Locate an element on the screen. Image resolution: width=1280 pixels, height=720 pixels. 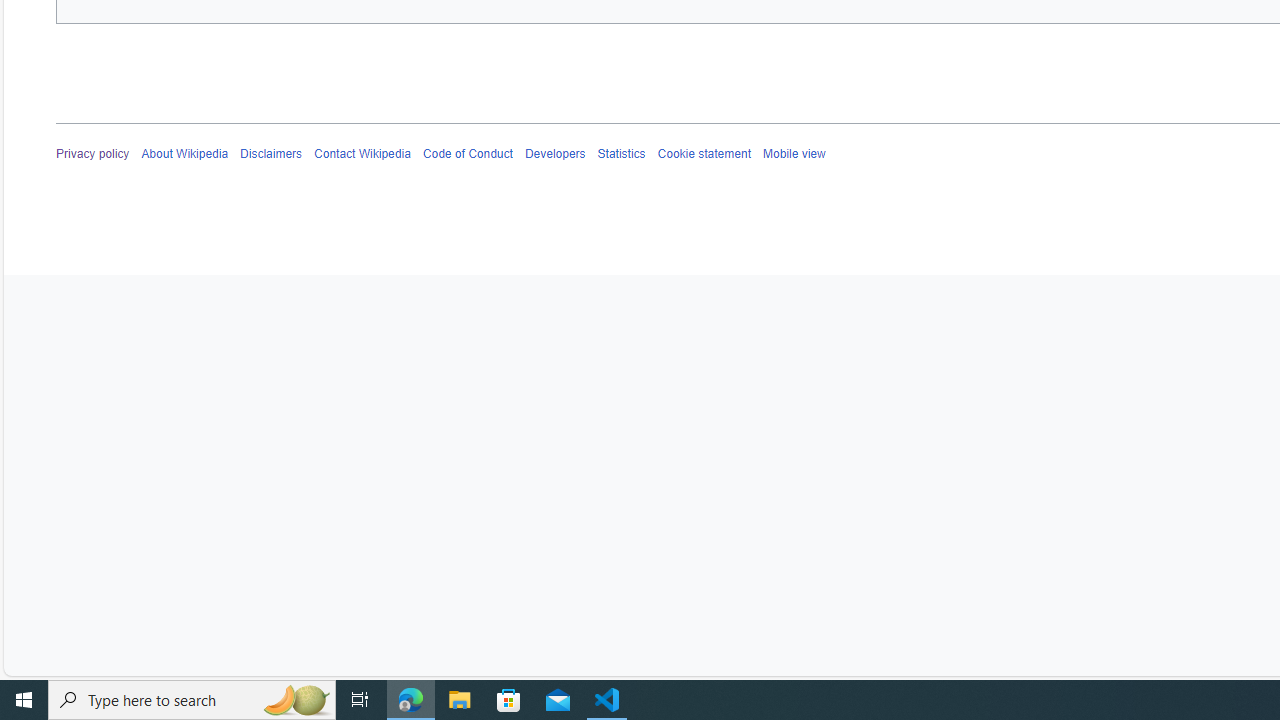
'Contact Wikipedia' is located at coordinates (362, 153).